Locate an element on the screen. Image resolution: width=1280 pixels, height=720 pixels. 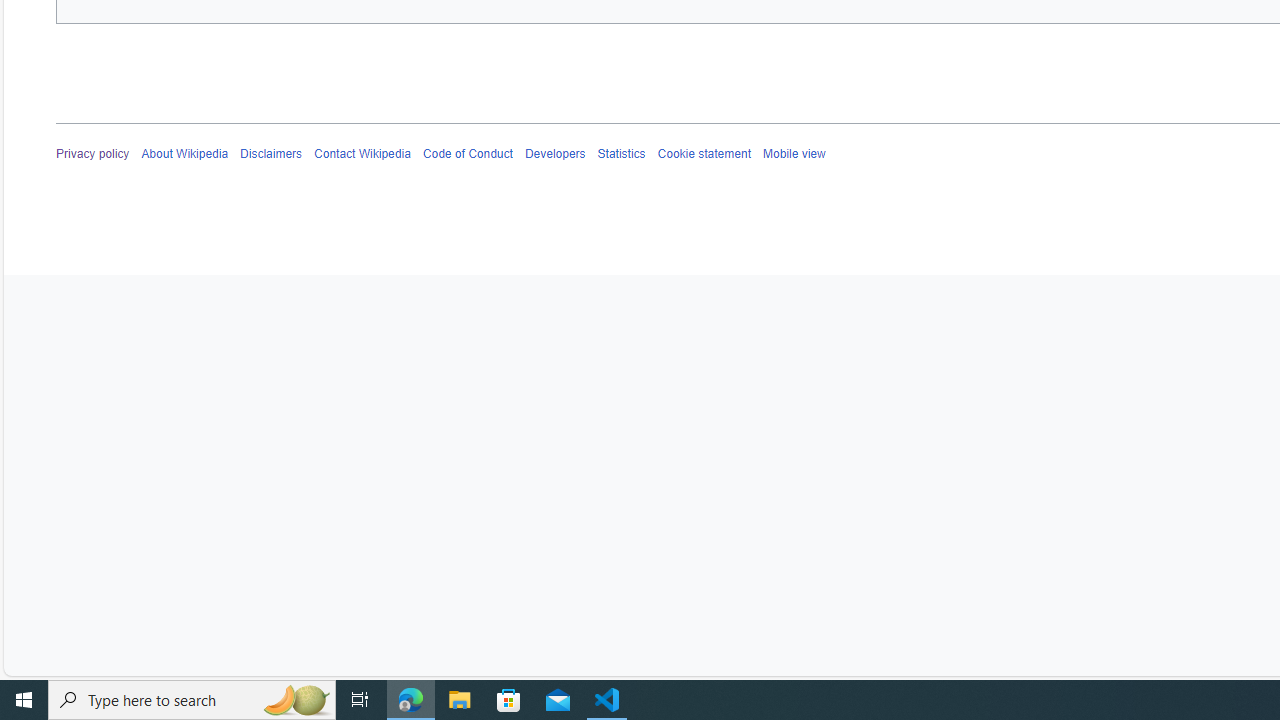
'Contact Wikipedia' is located at coordinates (362, 153).